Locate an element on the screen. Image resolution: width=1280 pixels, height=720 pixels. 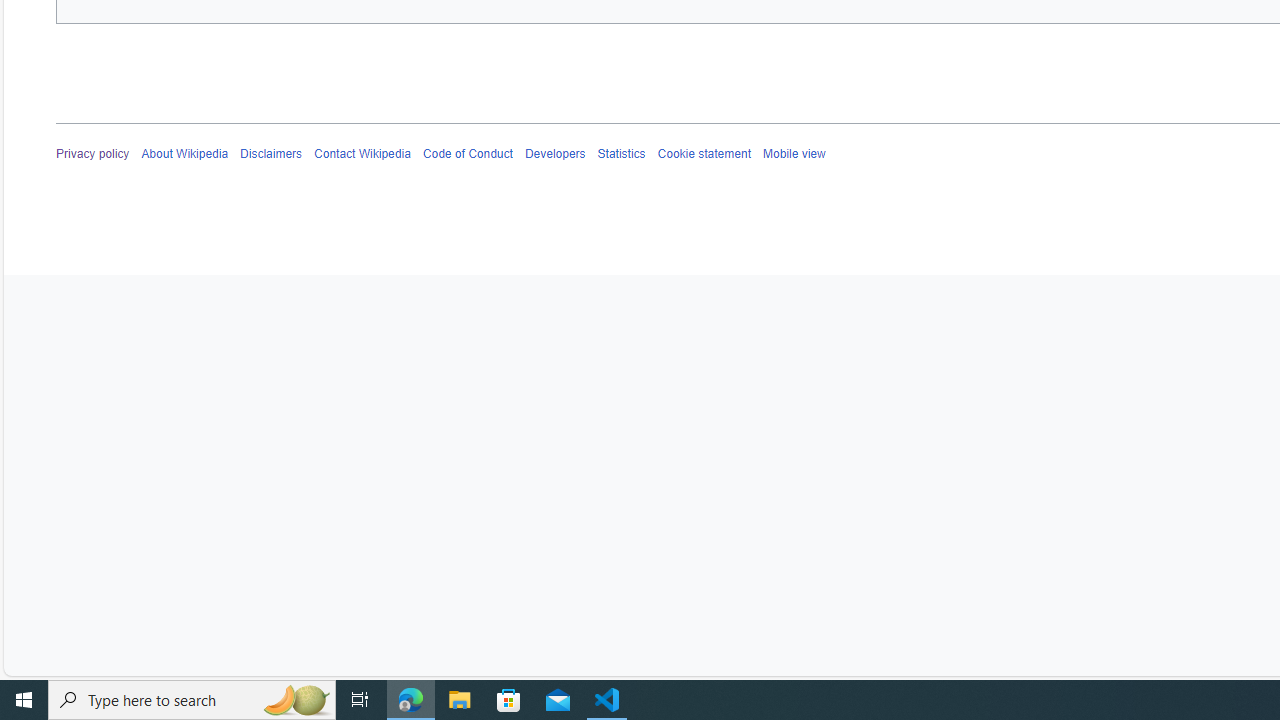
'Contact Wikipedia' is located at coordinates (362, 153).